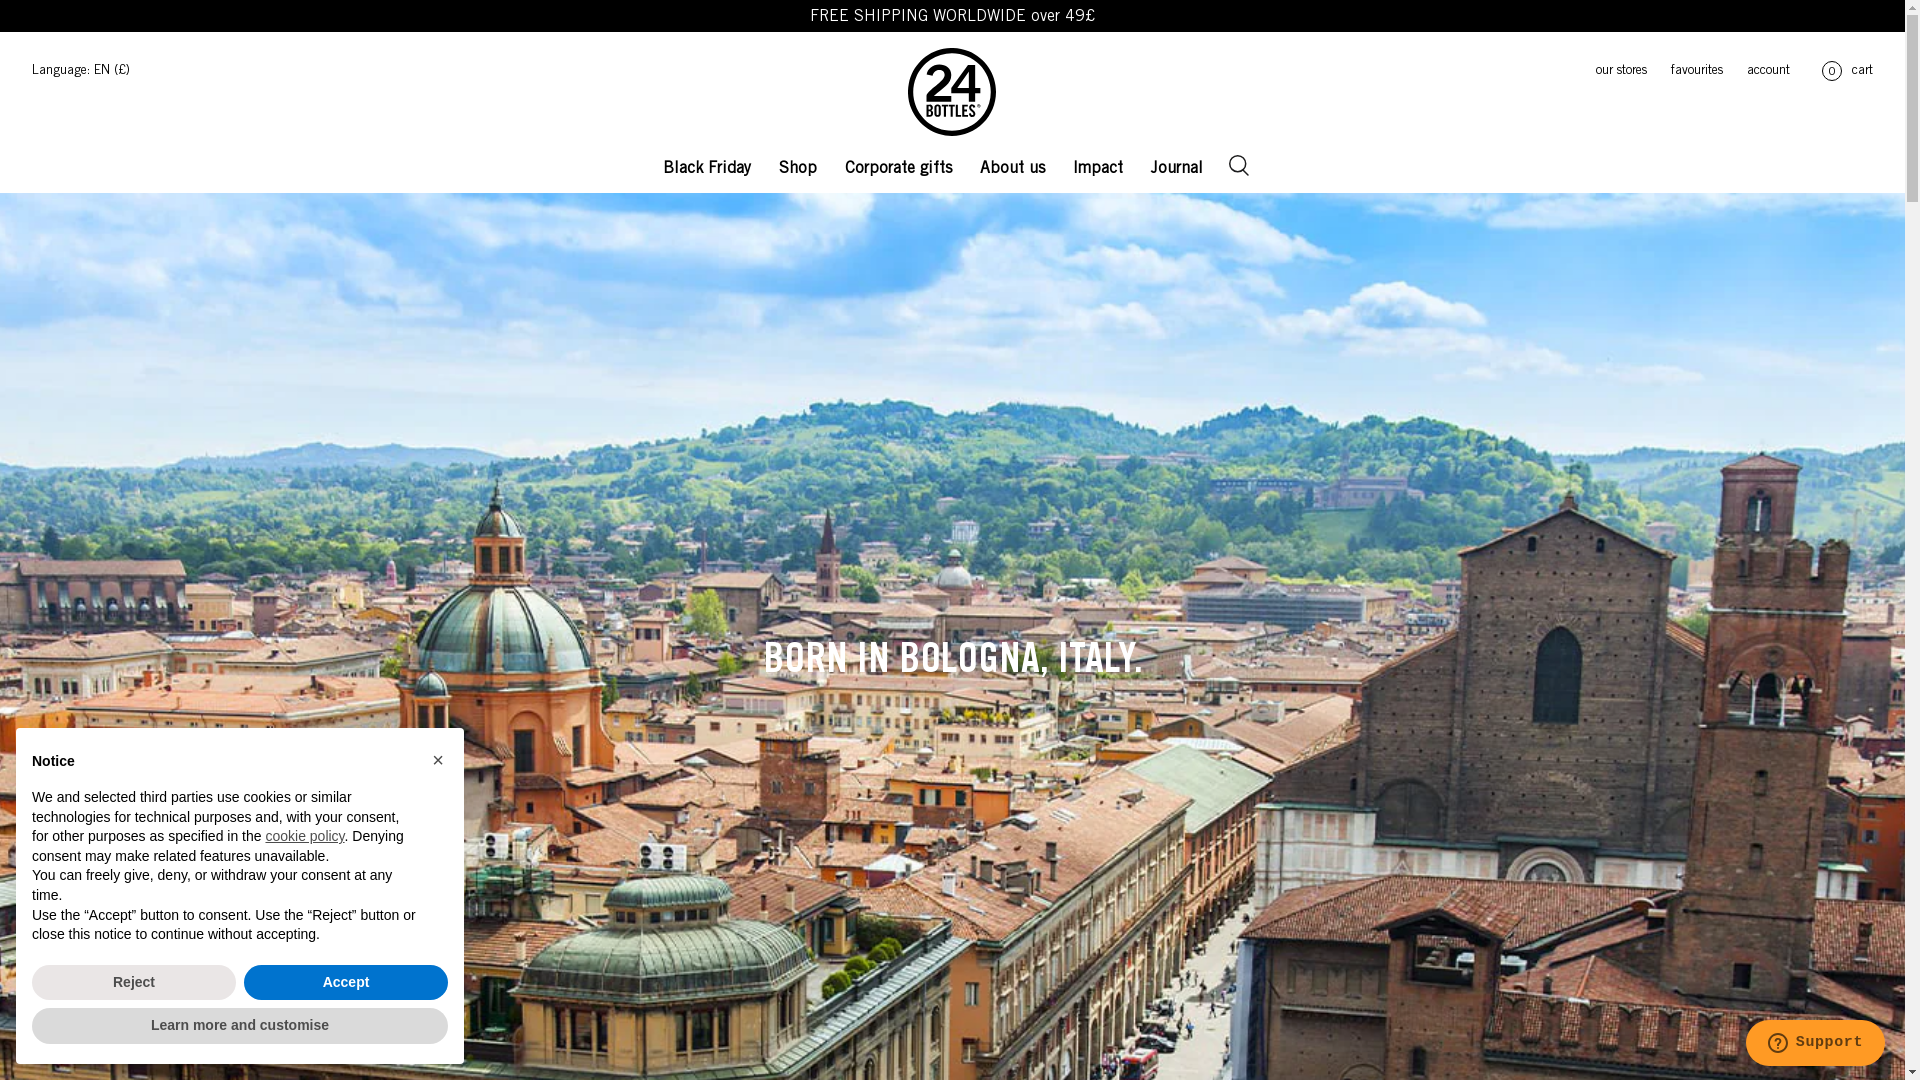  Describe the element at coordinates (240, 1026) in the screenshot. I see `'Learn more and customise'` at that location.